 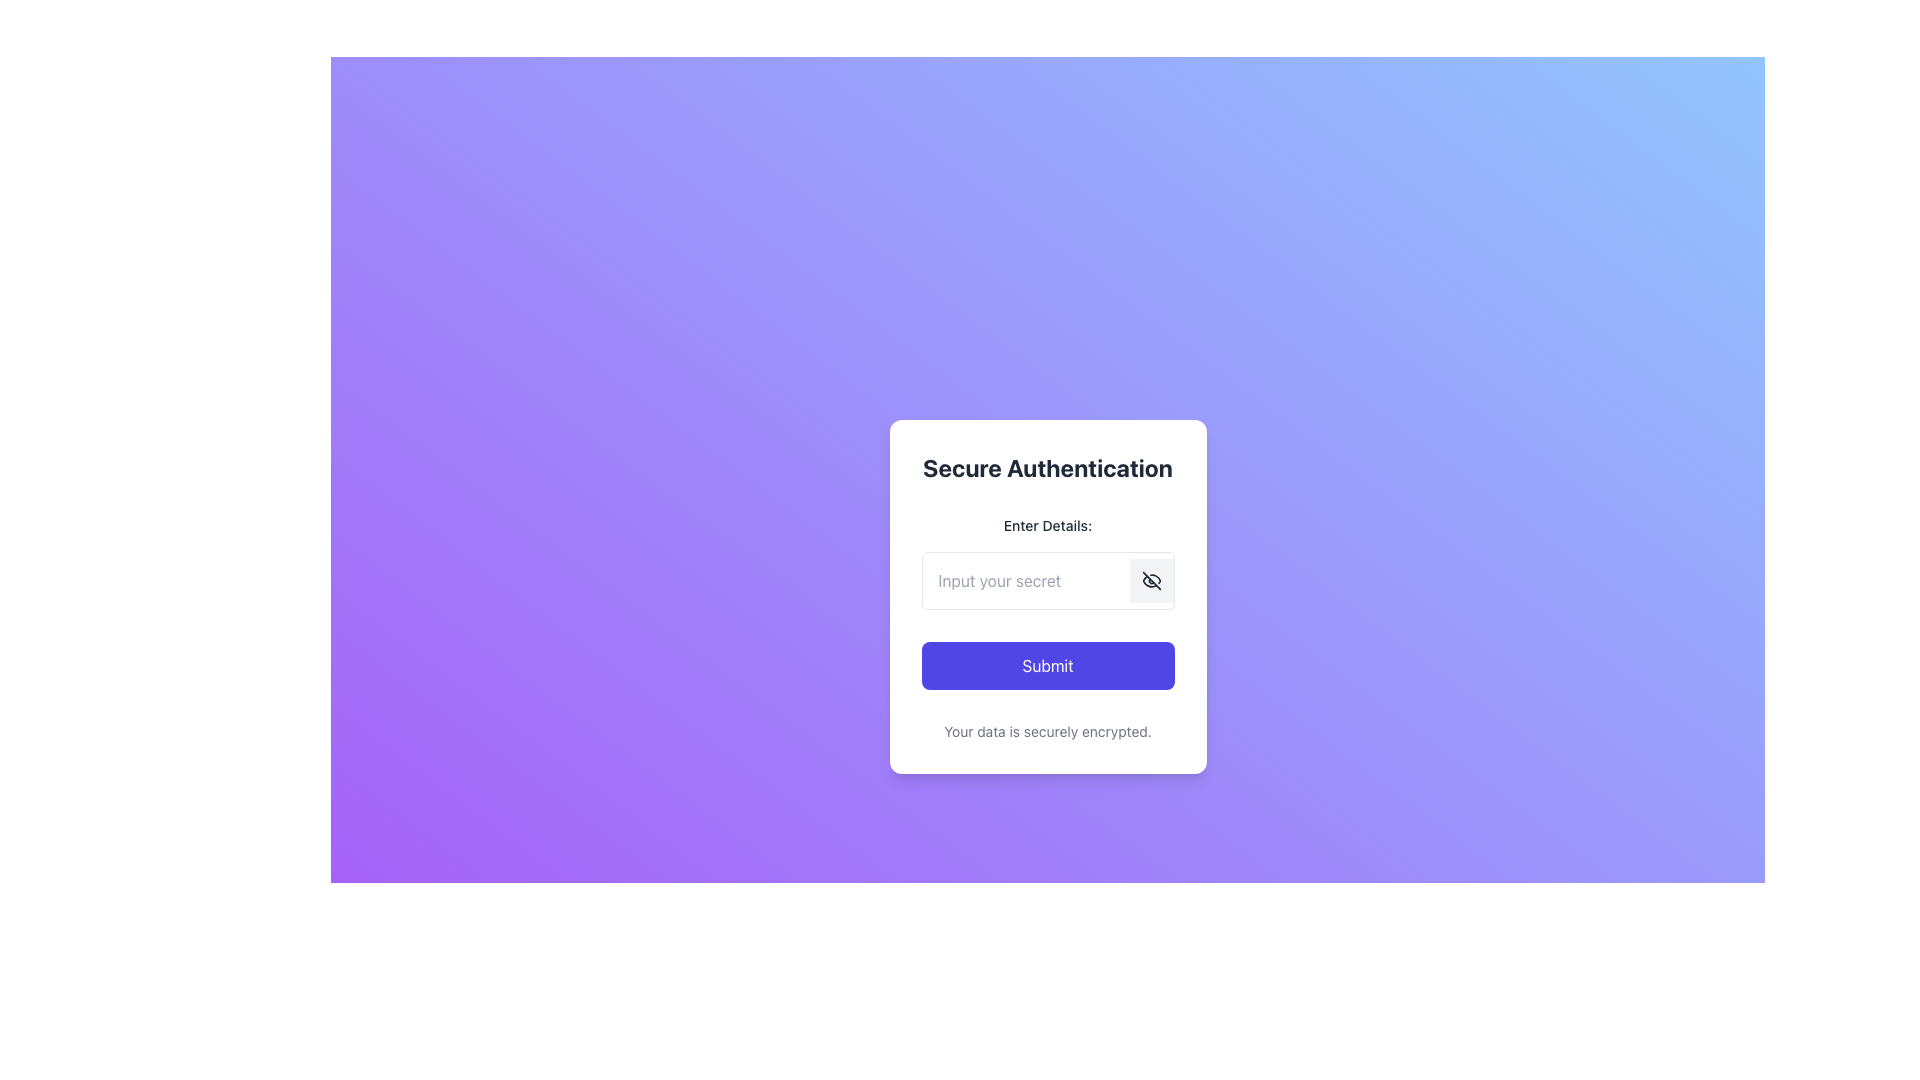 What do you see at coordinates (1026, 581) in the screenshot?
I see `the text input field that has a placeholder reading 'Input your secret'` at bounding box center [1026, 581].